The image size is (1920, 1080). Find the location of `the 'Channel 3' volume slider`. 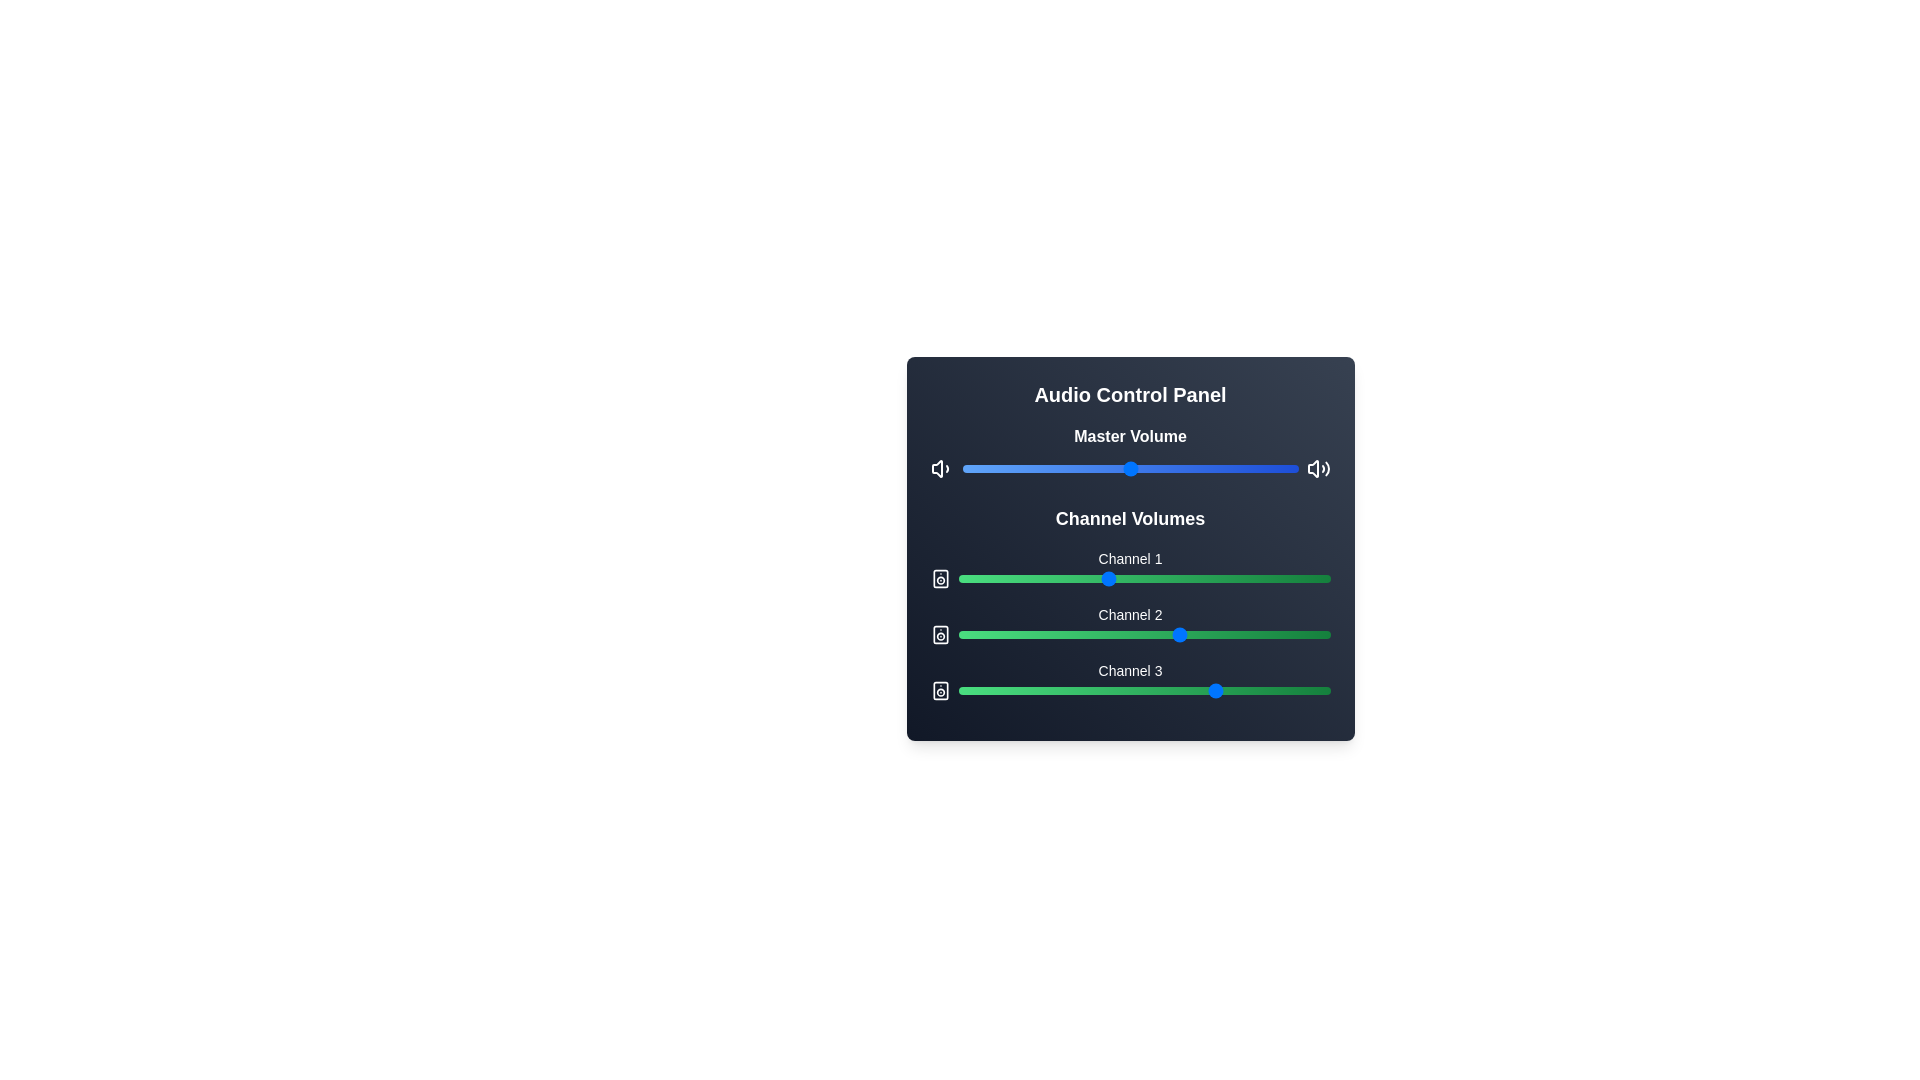

the 'Channel 3' volume slider is located at coordinates (1144, 685).